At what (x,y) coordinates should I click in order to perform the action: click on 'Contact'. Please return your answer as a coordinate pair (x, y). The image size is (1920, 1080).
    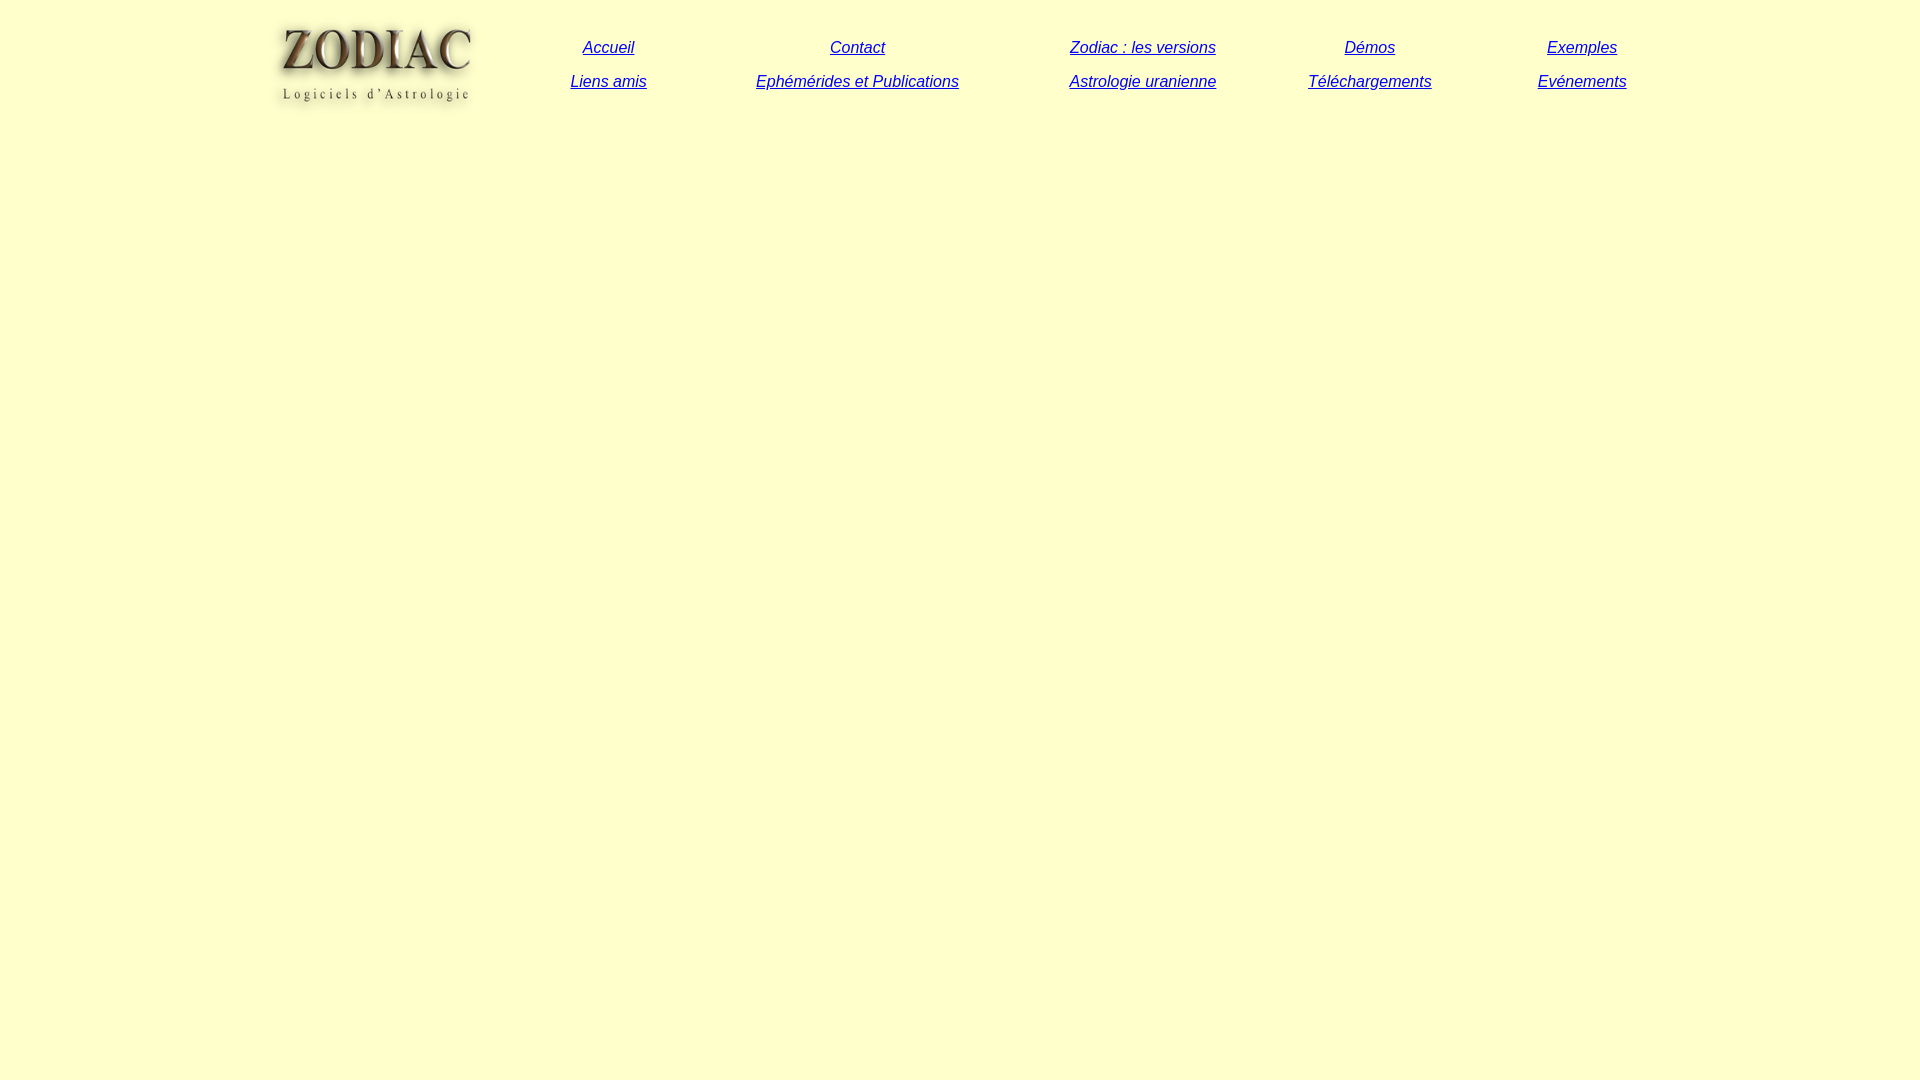
    Looking at the image, I should click on (830, 45).